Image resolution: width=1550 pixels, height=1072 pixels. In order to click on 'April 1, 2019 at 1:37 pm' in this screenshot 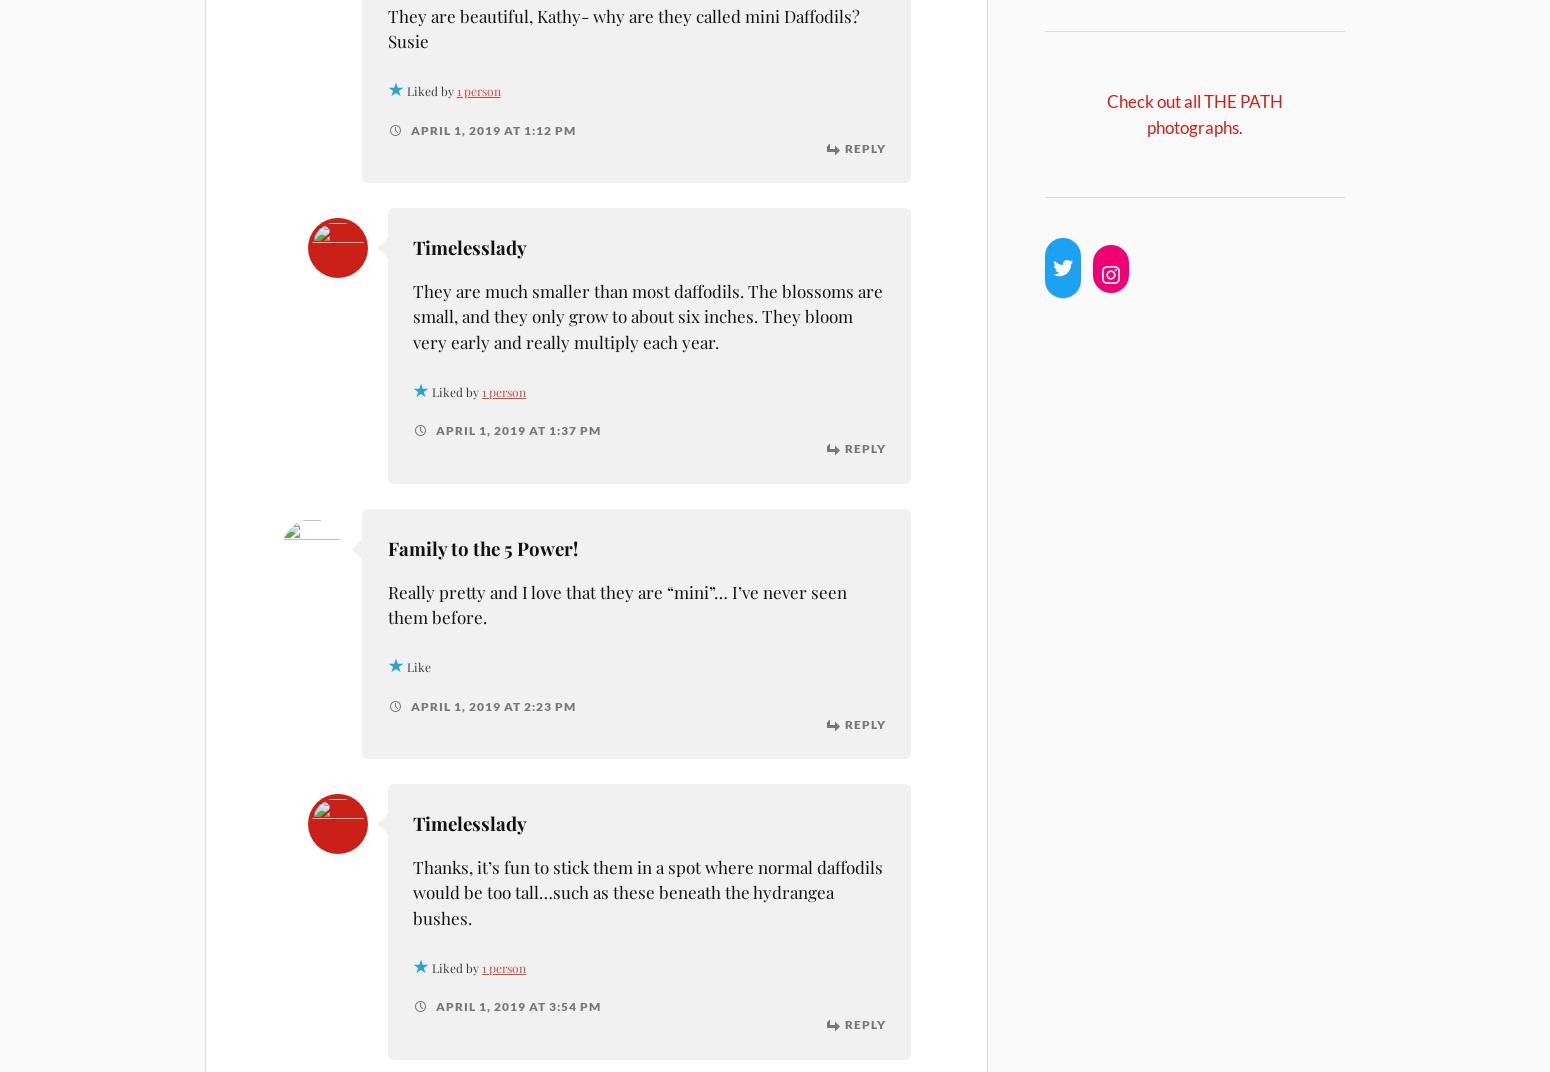, I will do `click(515, 429)`.